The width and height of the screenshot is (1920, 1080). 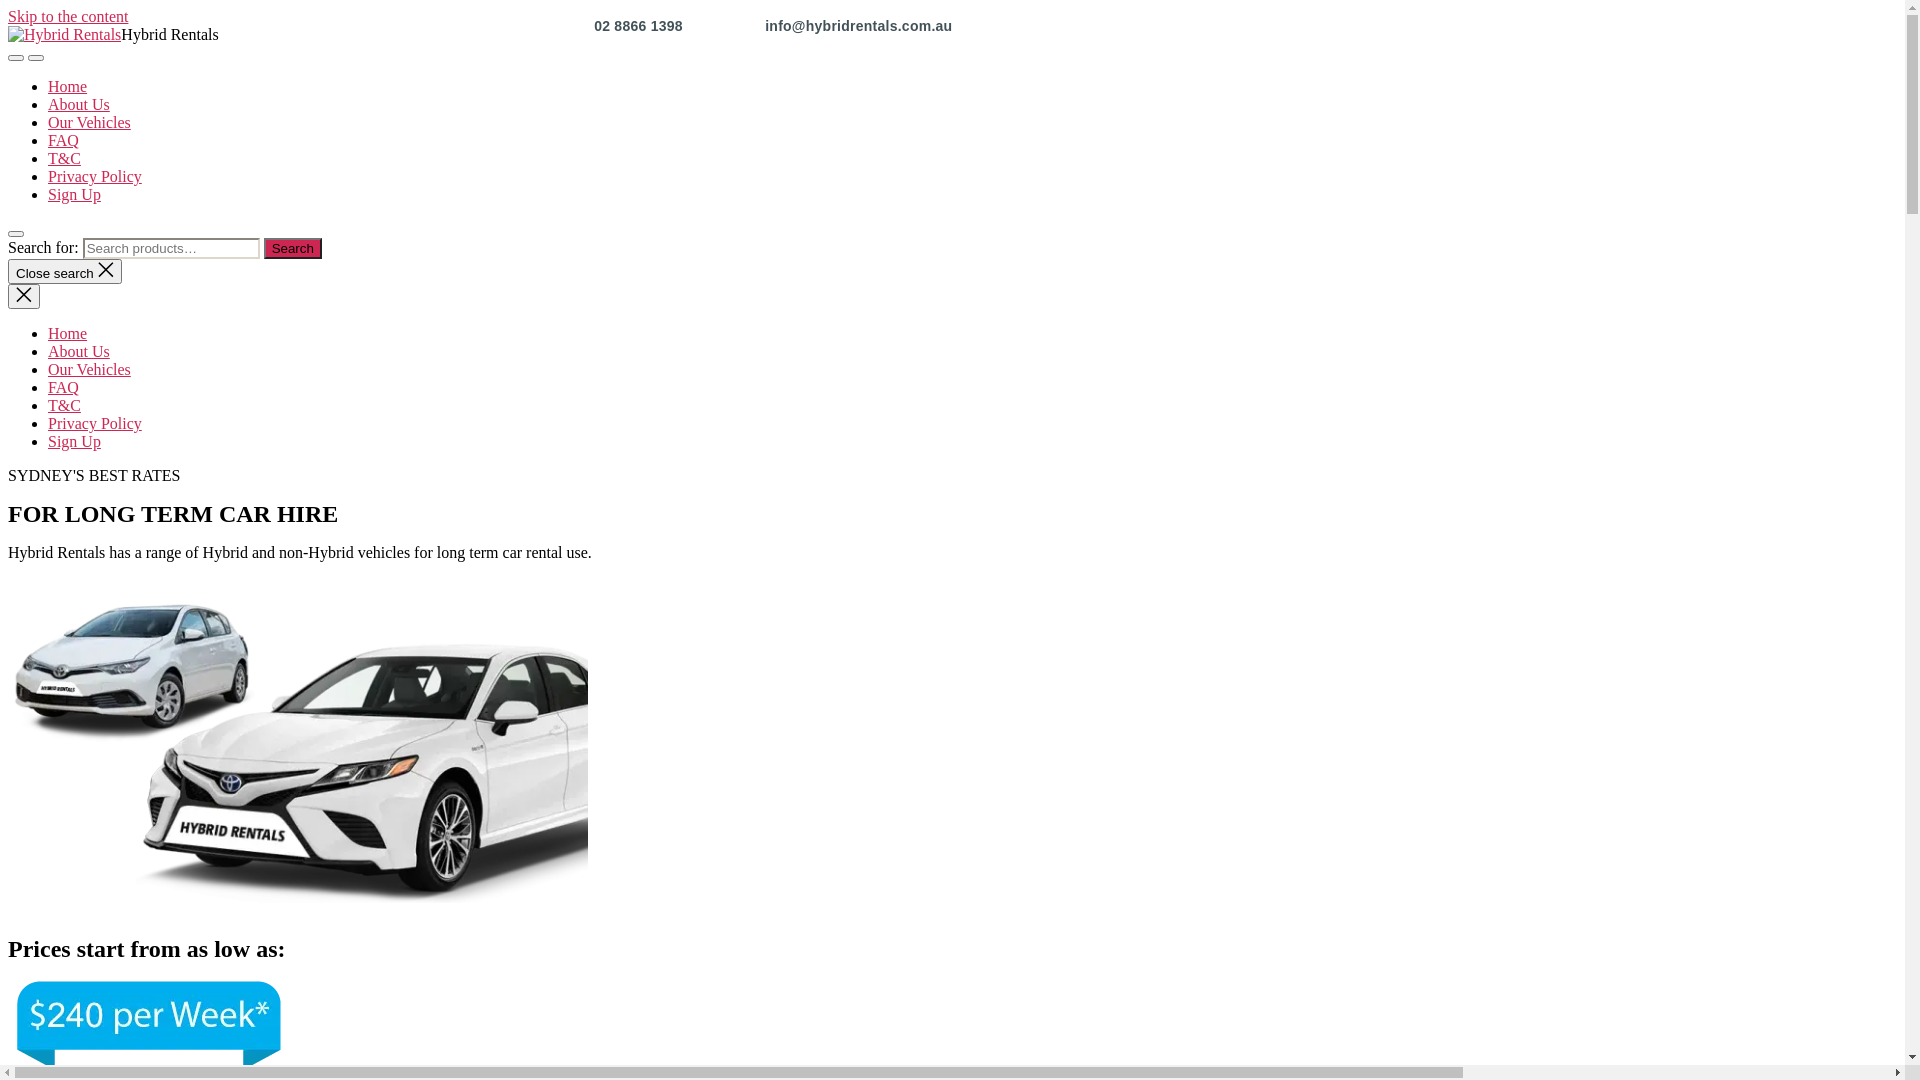 What do you see at coordinates (63, 387) in the screenshot?
I see `'FAQ'` at bounding box center [63, 387].